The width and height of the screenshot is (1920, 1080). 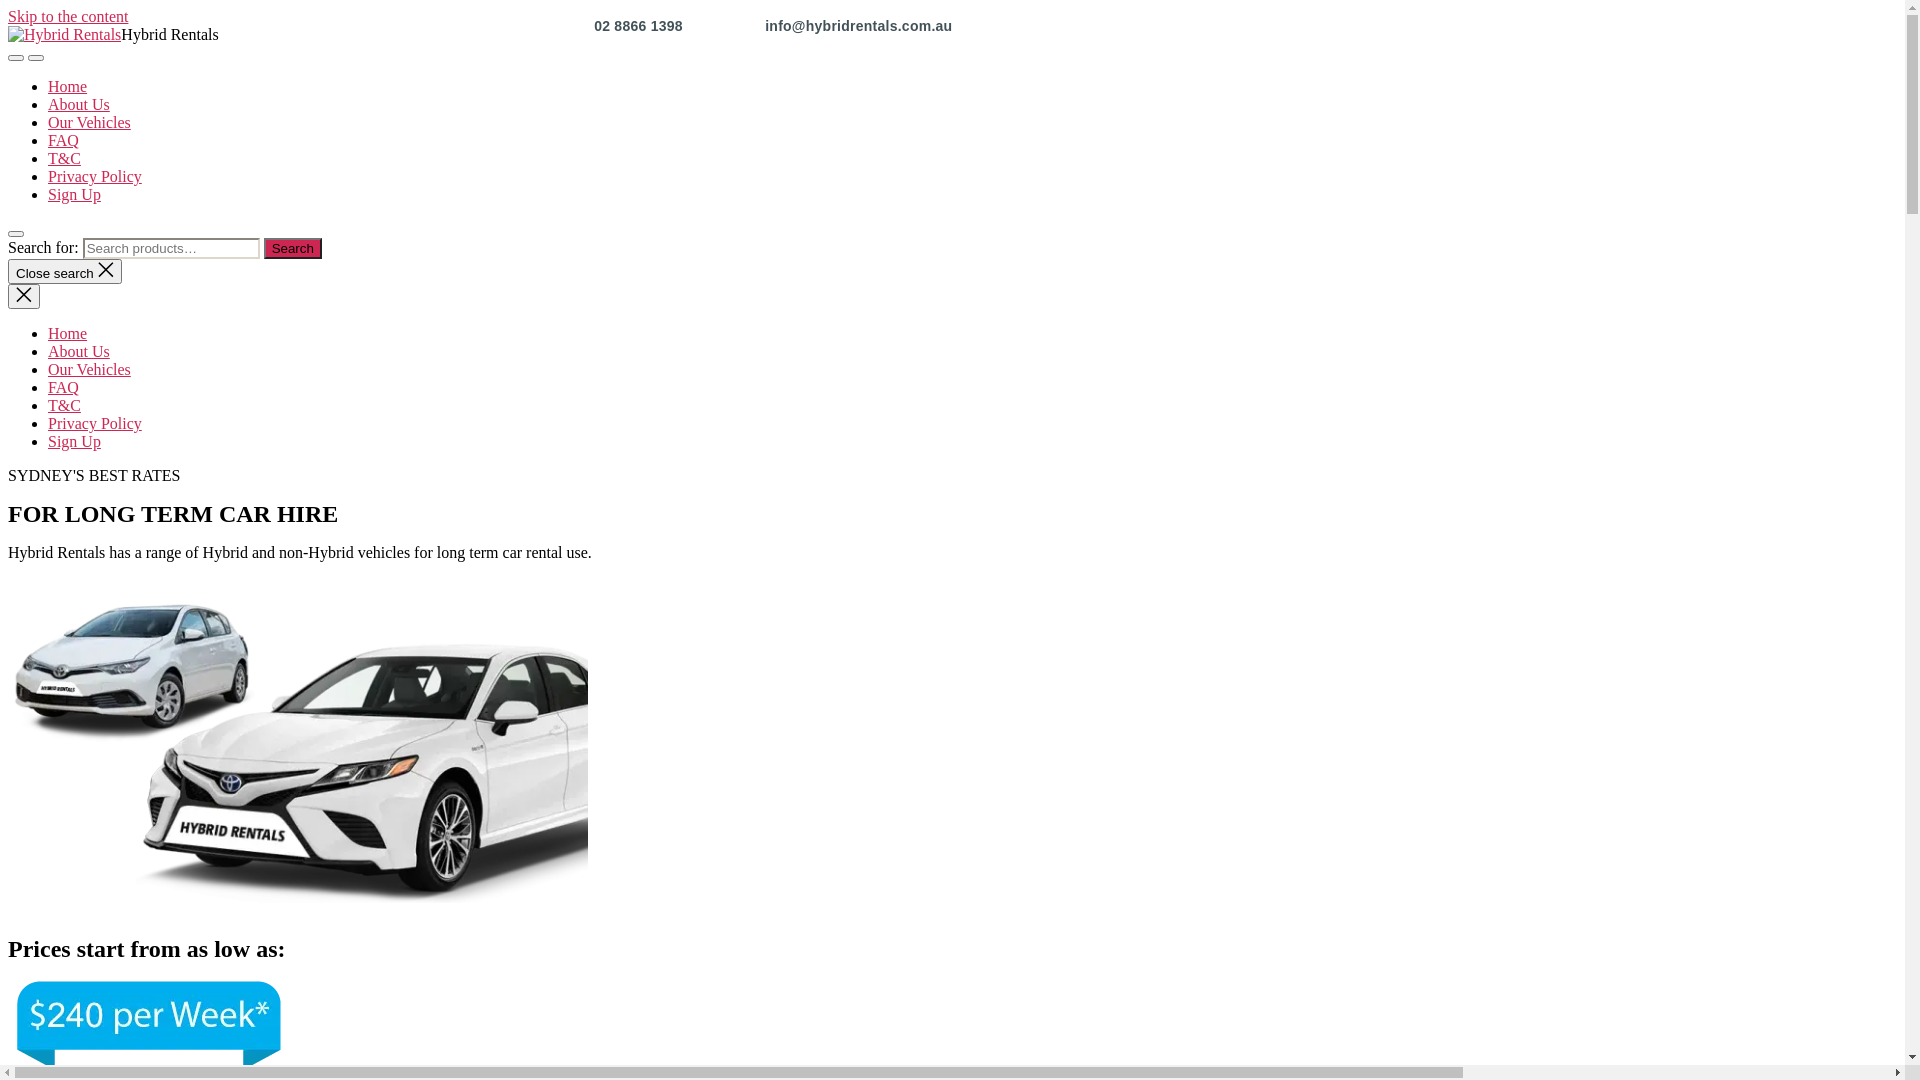 What do you see at coordinates (63, 387) in the screenshot?
I see `'FAQ'` at bounding box center [63, 387].